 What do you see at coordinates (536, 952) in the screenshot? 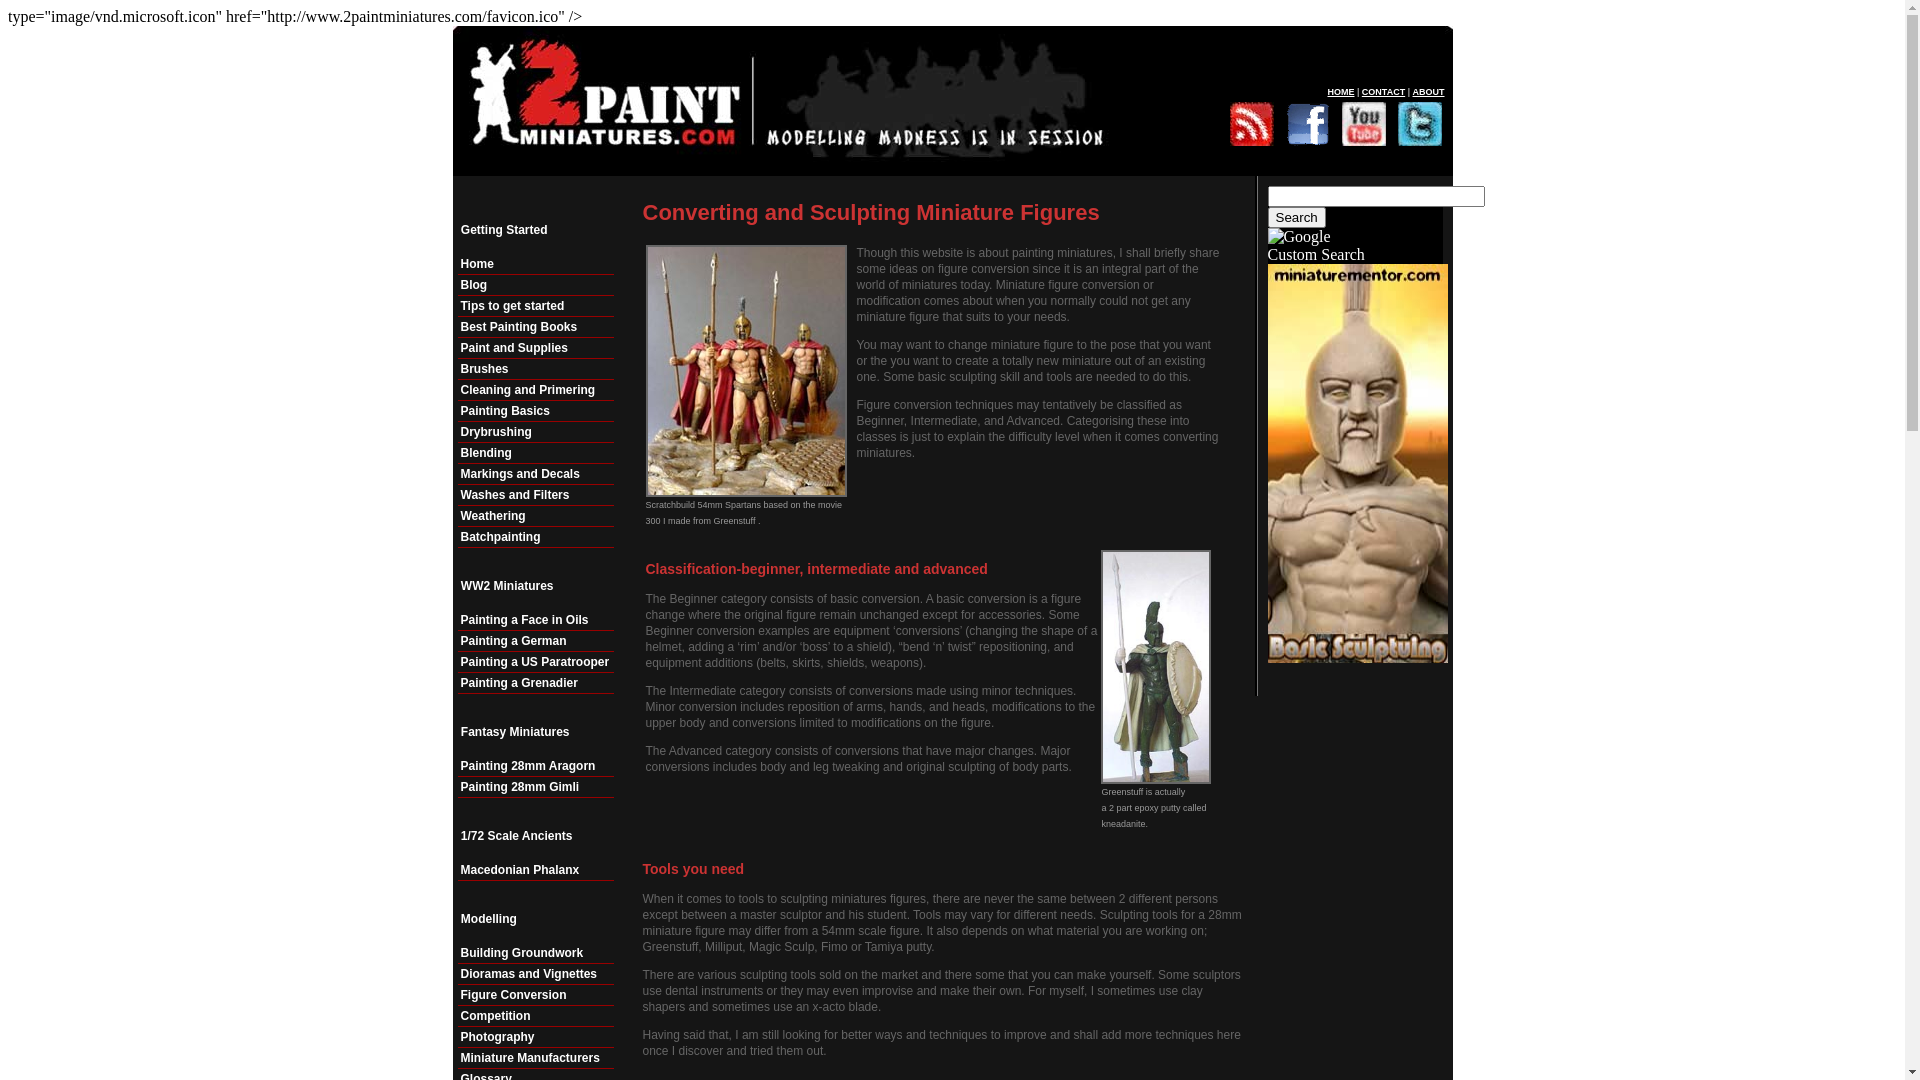
I see `'Building Groundwork'` at bounding box center [536, 952].